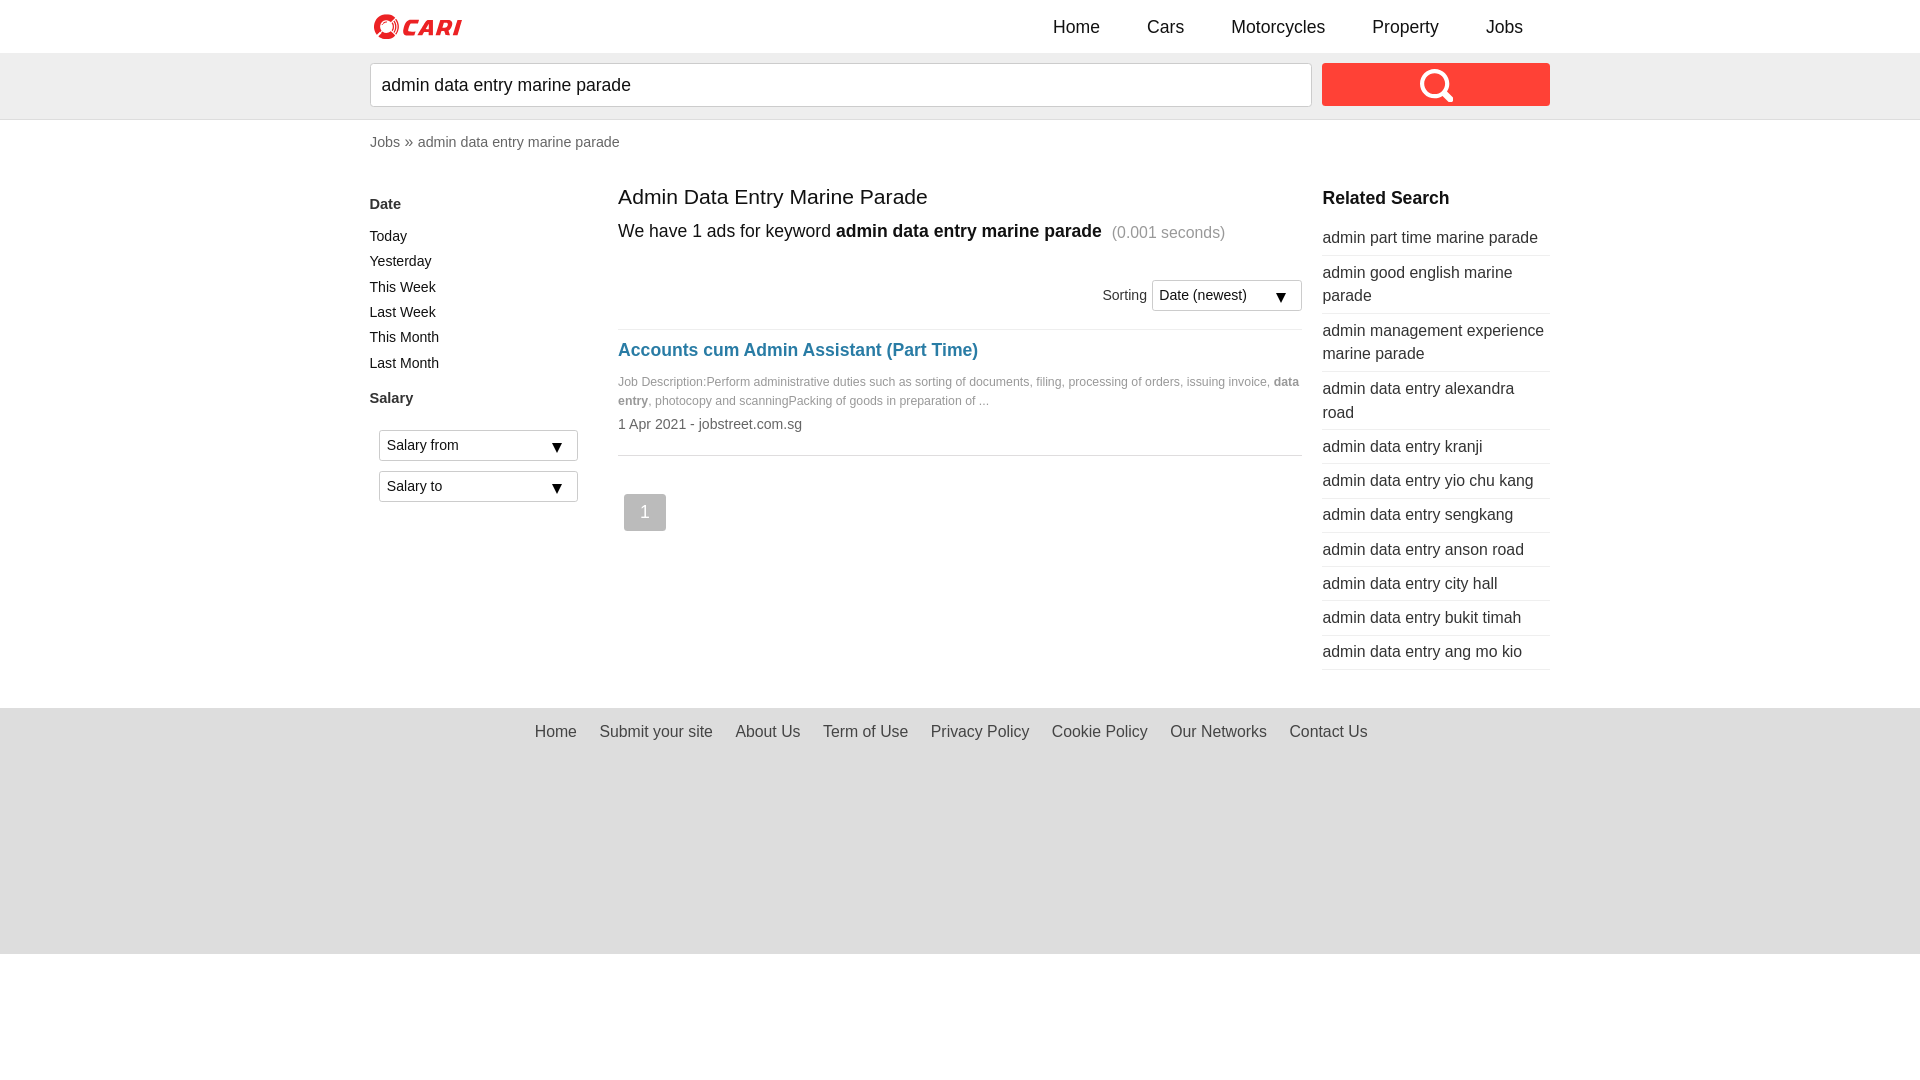  I want to click on 'admin data entry sengkang', so click(1416, 513).